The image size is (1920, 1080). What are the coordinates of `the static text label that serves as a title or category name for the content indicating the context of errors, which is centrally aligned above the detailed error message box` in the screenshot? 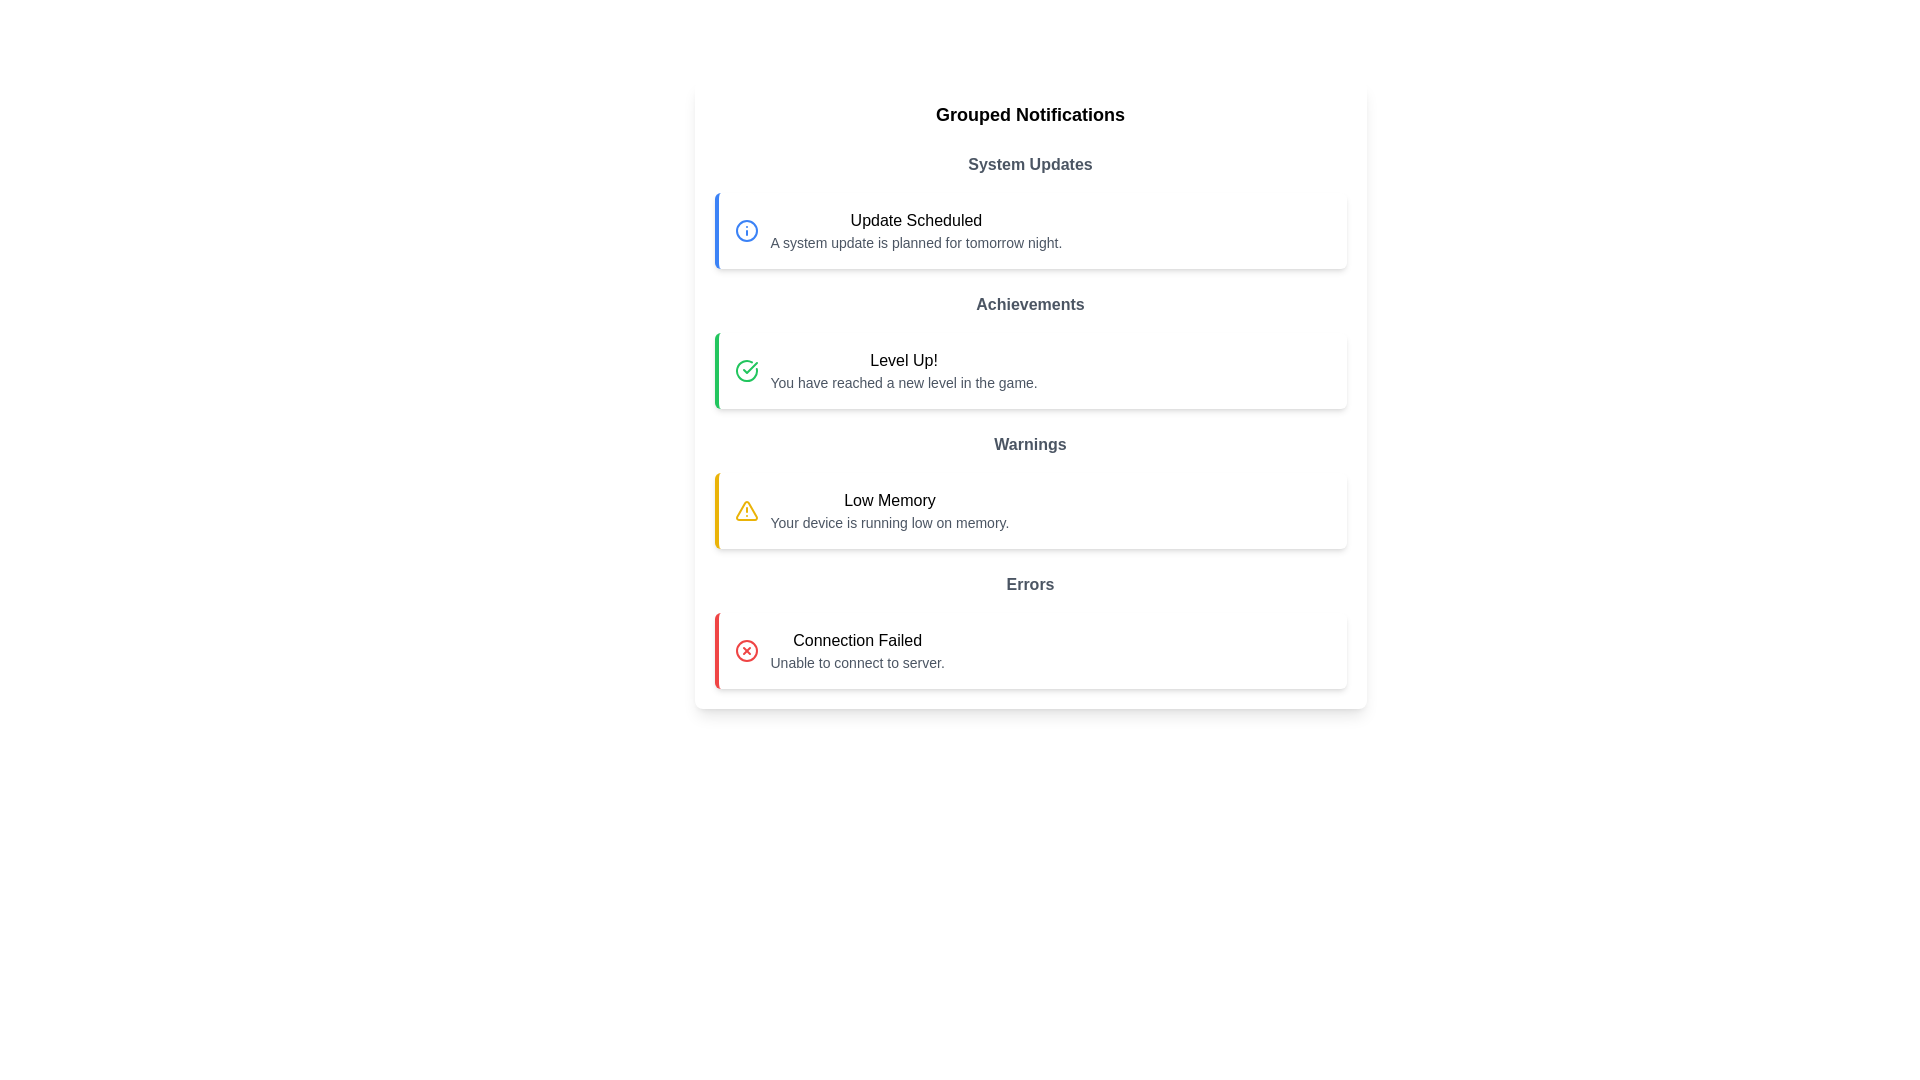 It's located at (1030, 585).